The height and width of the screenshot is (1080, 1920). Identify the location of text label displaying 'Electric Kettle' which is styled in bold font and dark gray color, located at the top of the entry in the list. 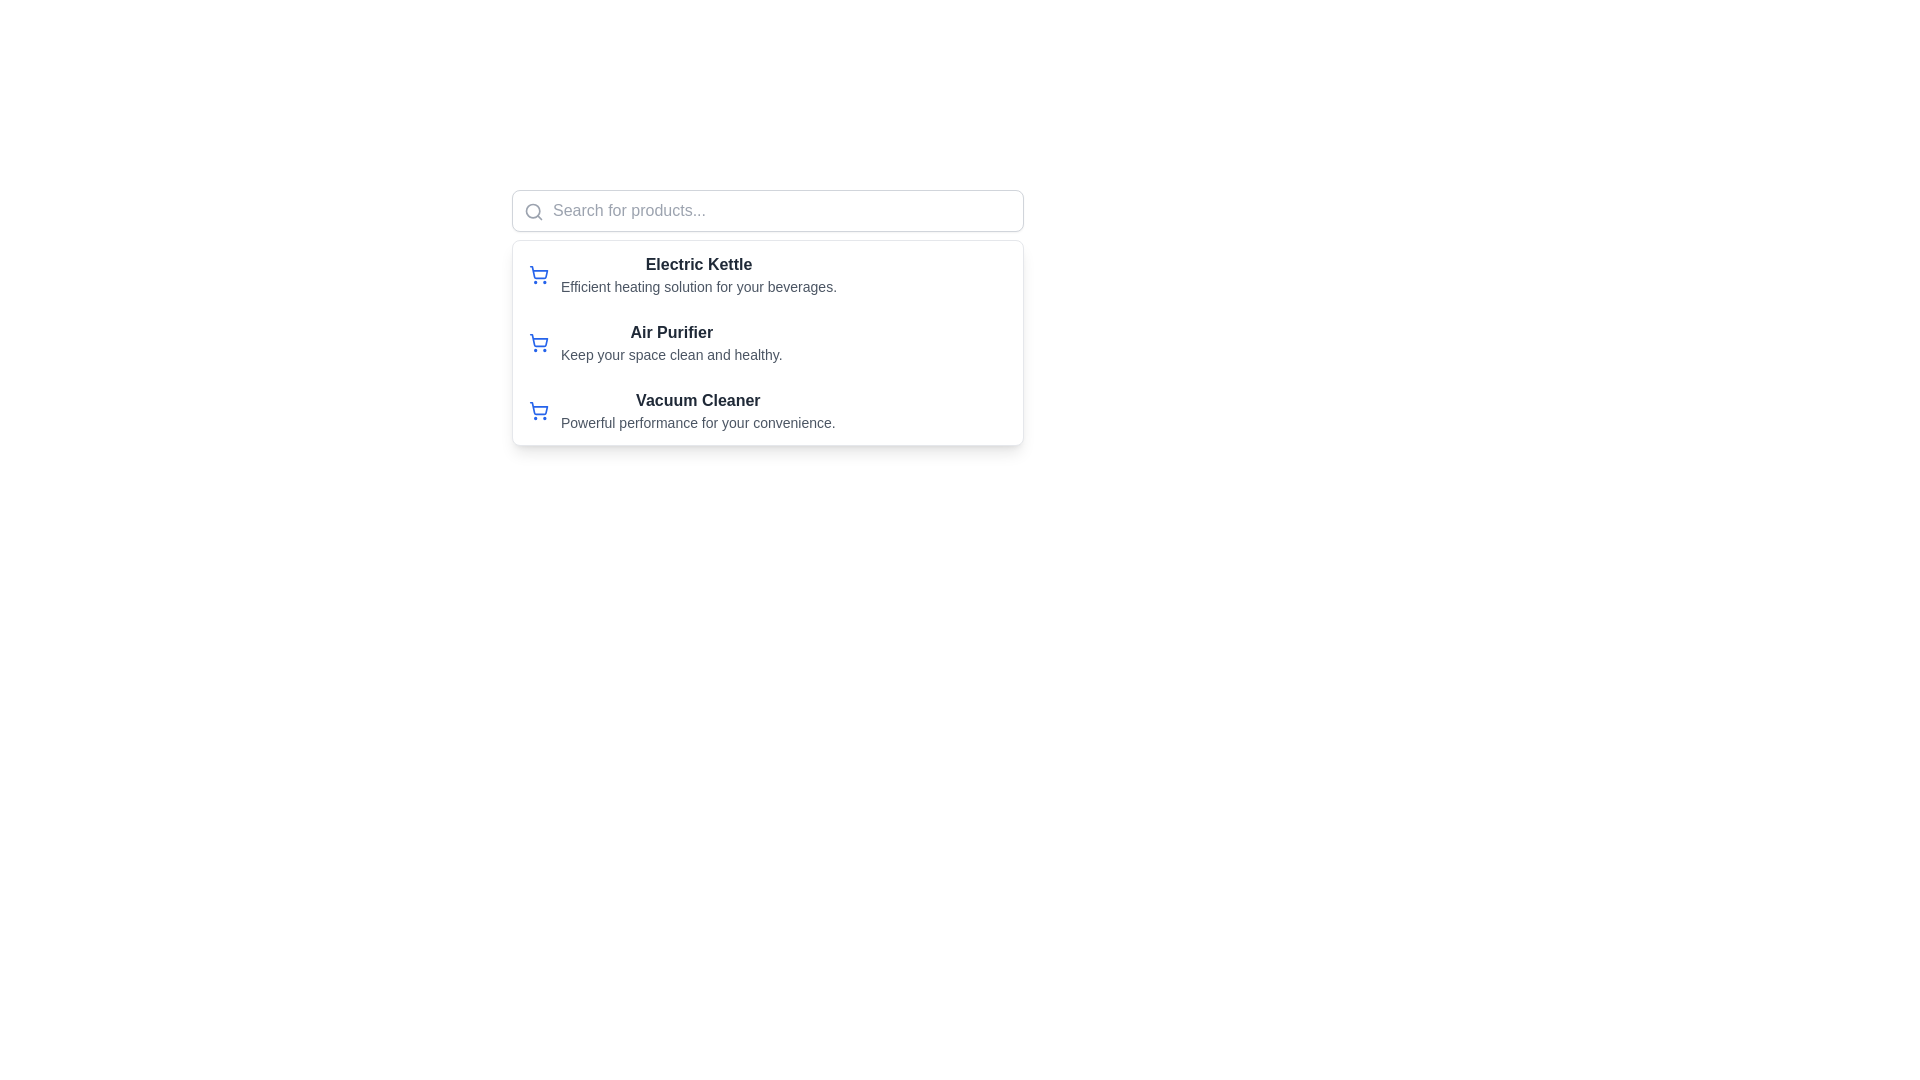
(699, 264).